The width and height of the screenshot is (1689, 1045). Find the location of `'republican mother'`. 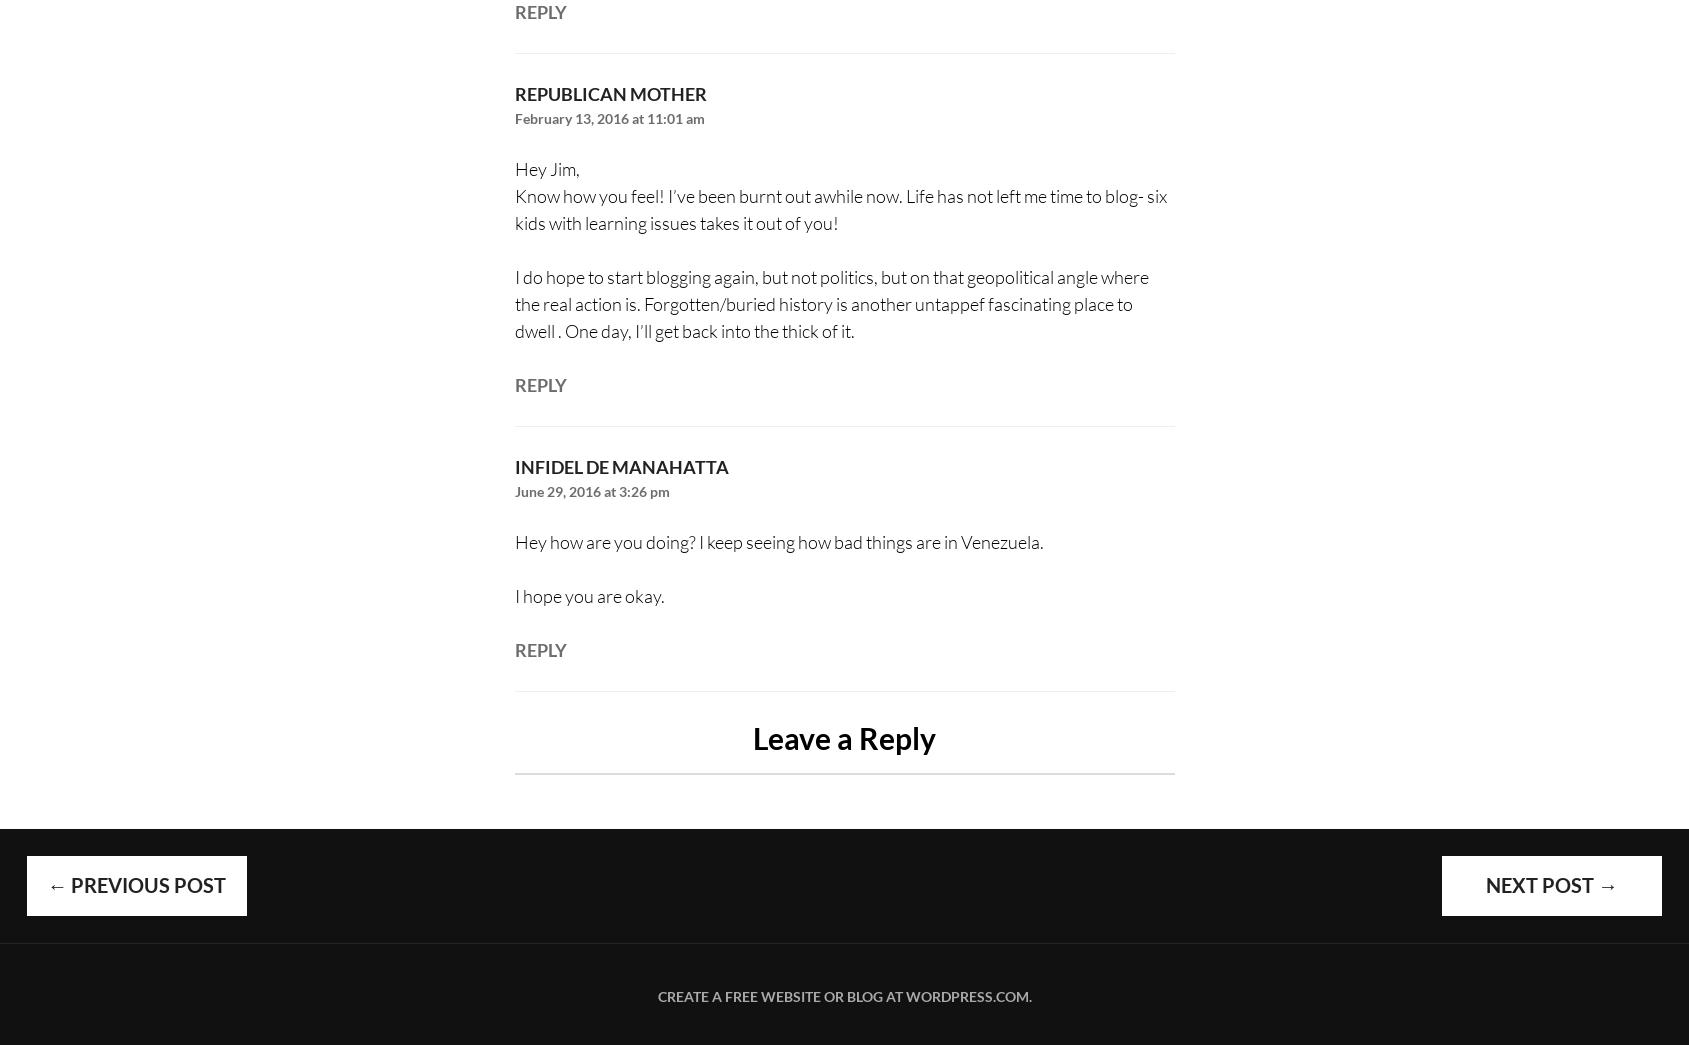

'republican mother' is located at coordinates (609, 94).